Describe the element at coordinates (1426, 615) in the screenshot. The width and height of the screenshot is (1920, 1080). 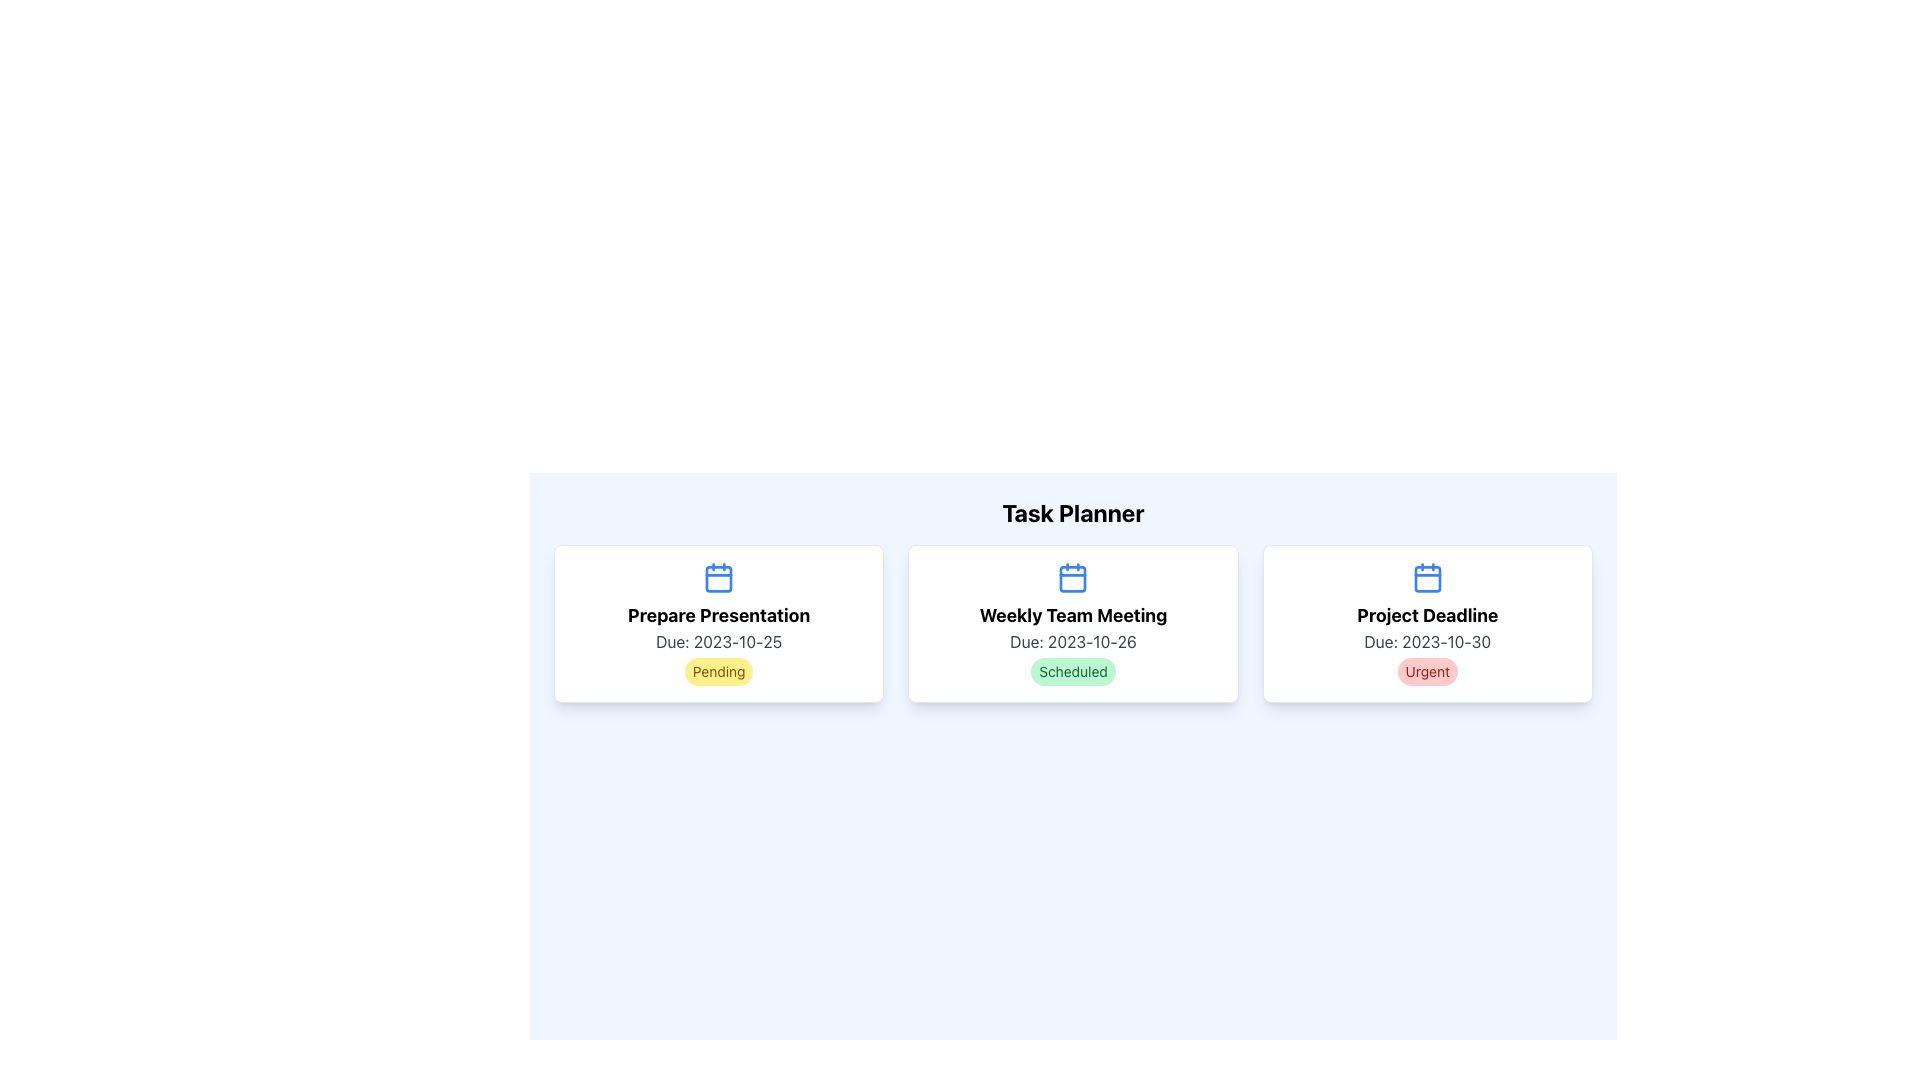
I see `the text label that serves as the title for the project deadline within the third card of the Task Planner section` at that location.